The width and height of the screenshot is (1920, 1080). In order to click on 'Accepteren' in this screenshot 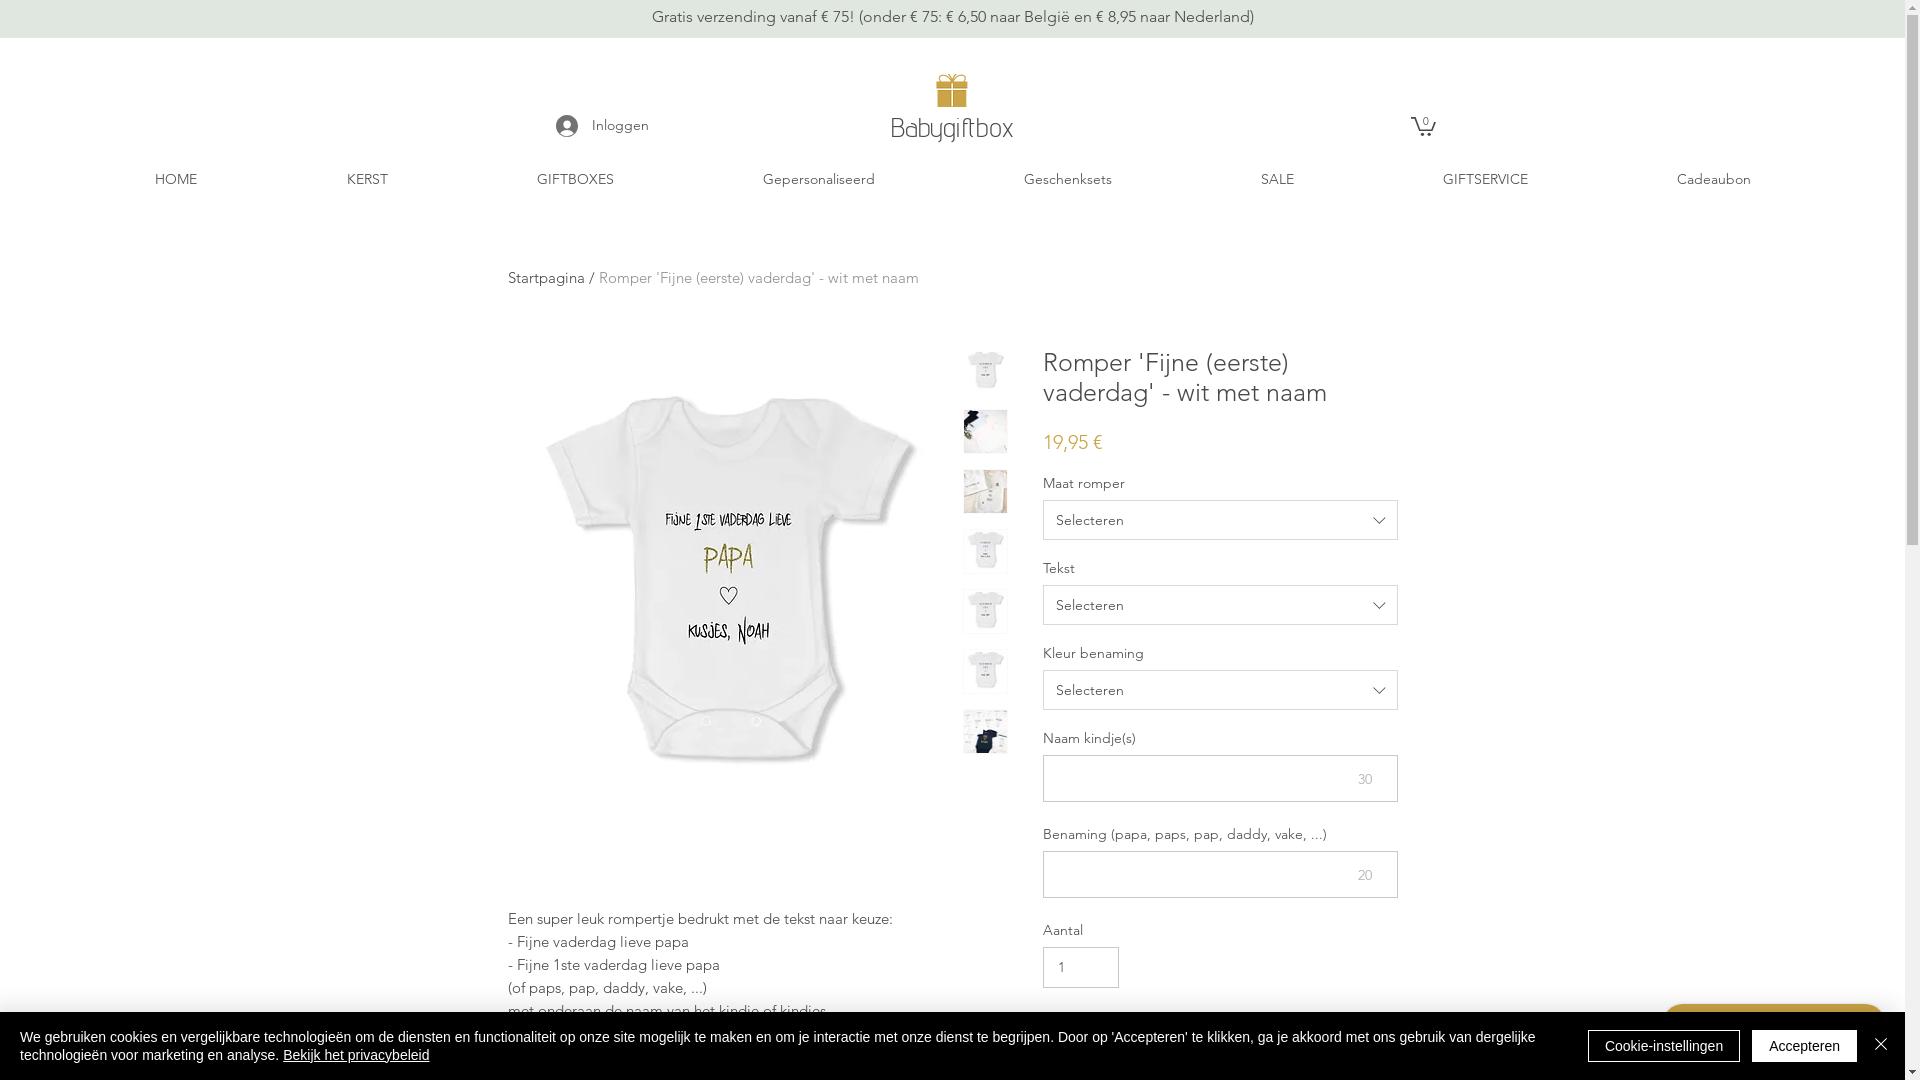, I will do `click(1751, 1044)`.